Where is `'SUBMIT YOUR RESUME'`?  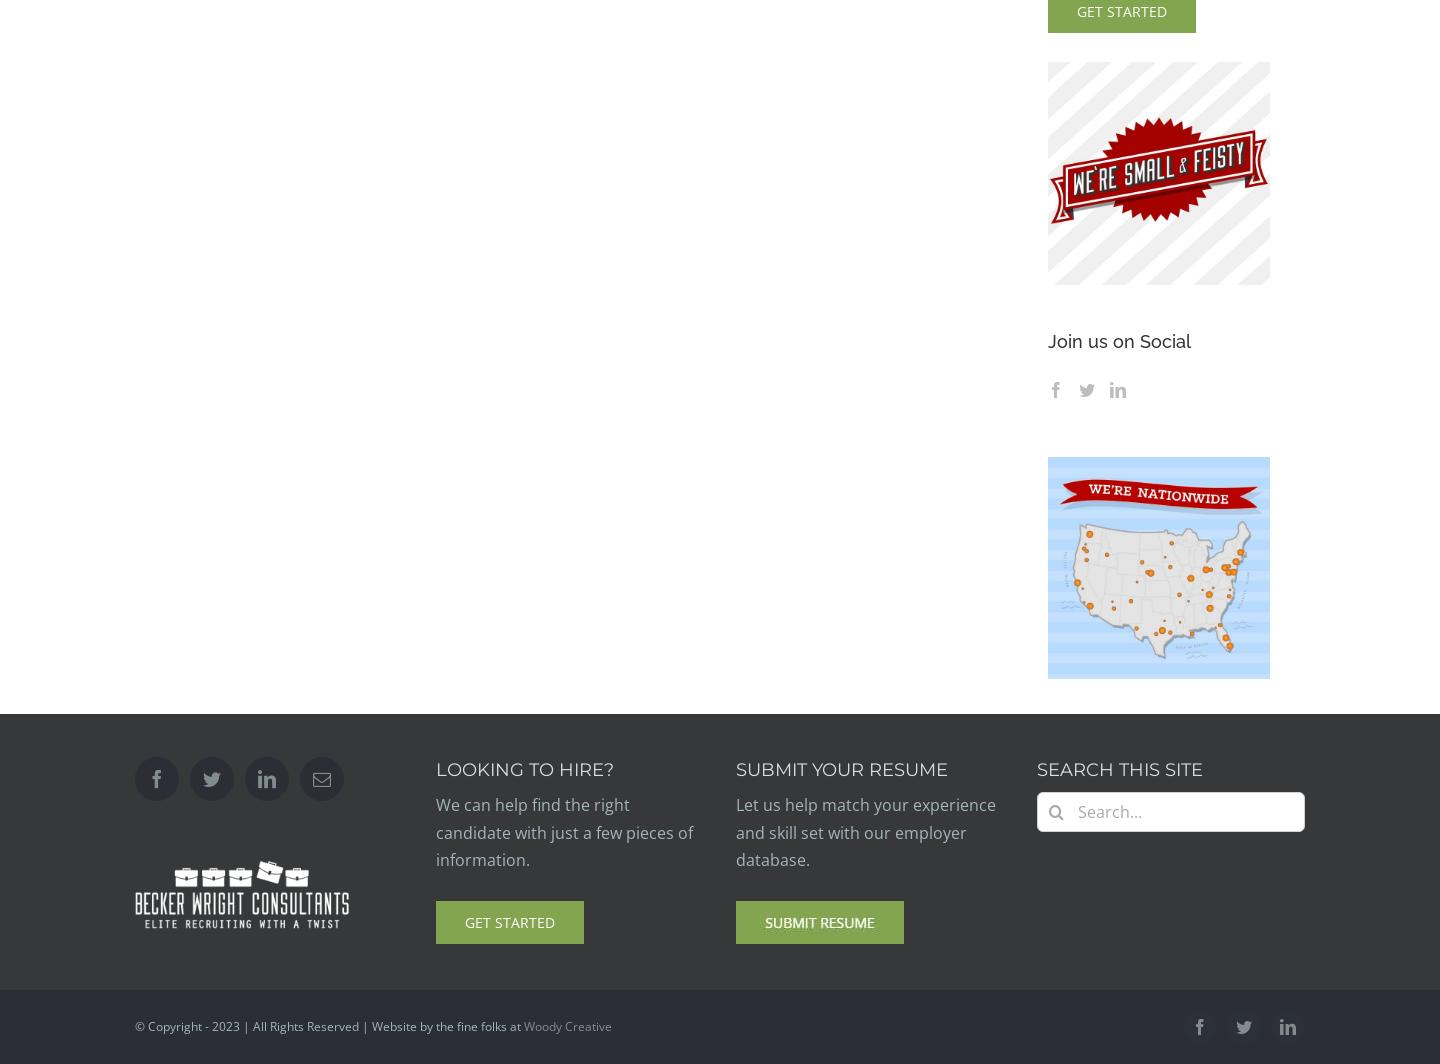
'SUBMIT YOUR RESUME' is located at coordinates (840, 770).